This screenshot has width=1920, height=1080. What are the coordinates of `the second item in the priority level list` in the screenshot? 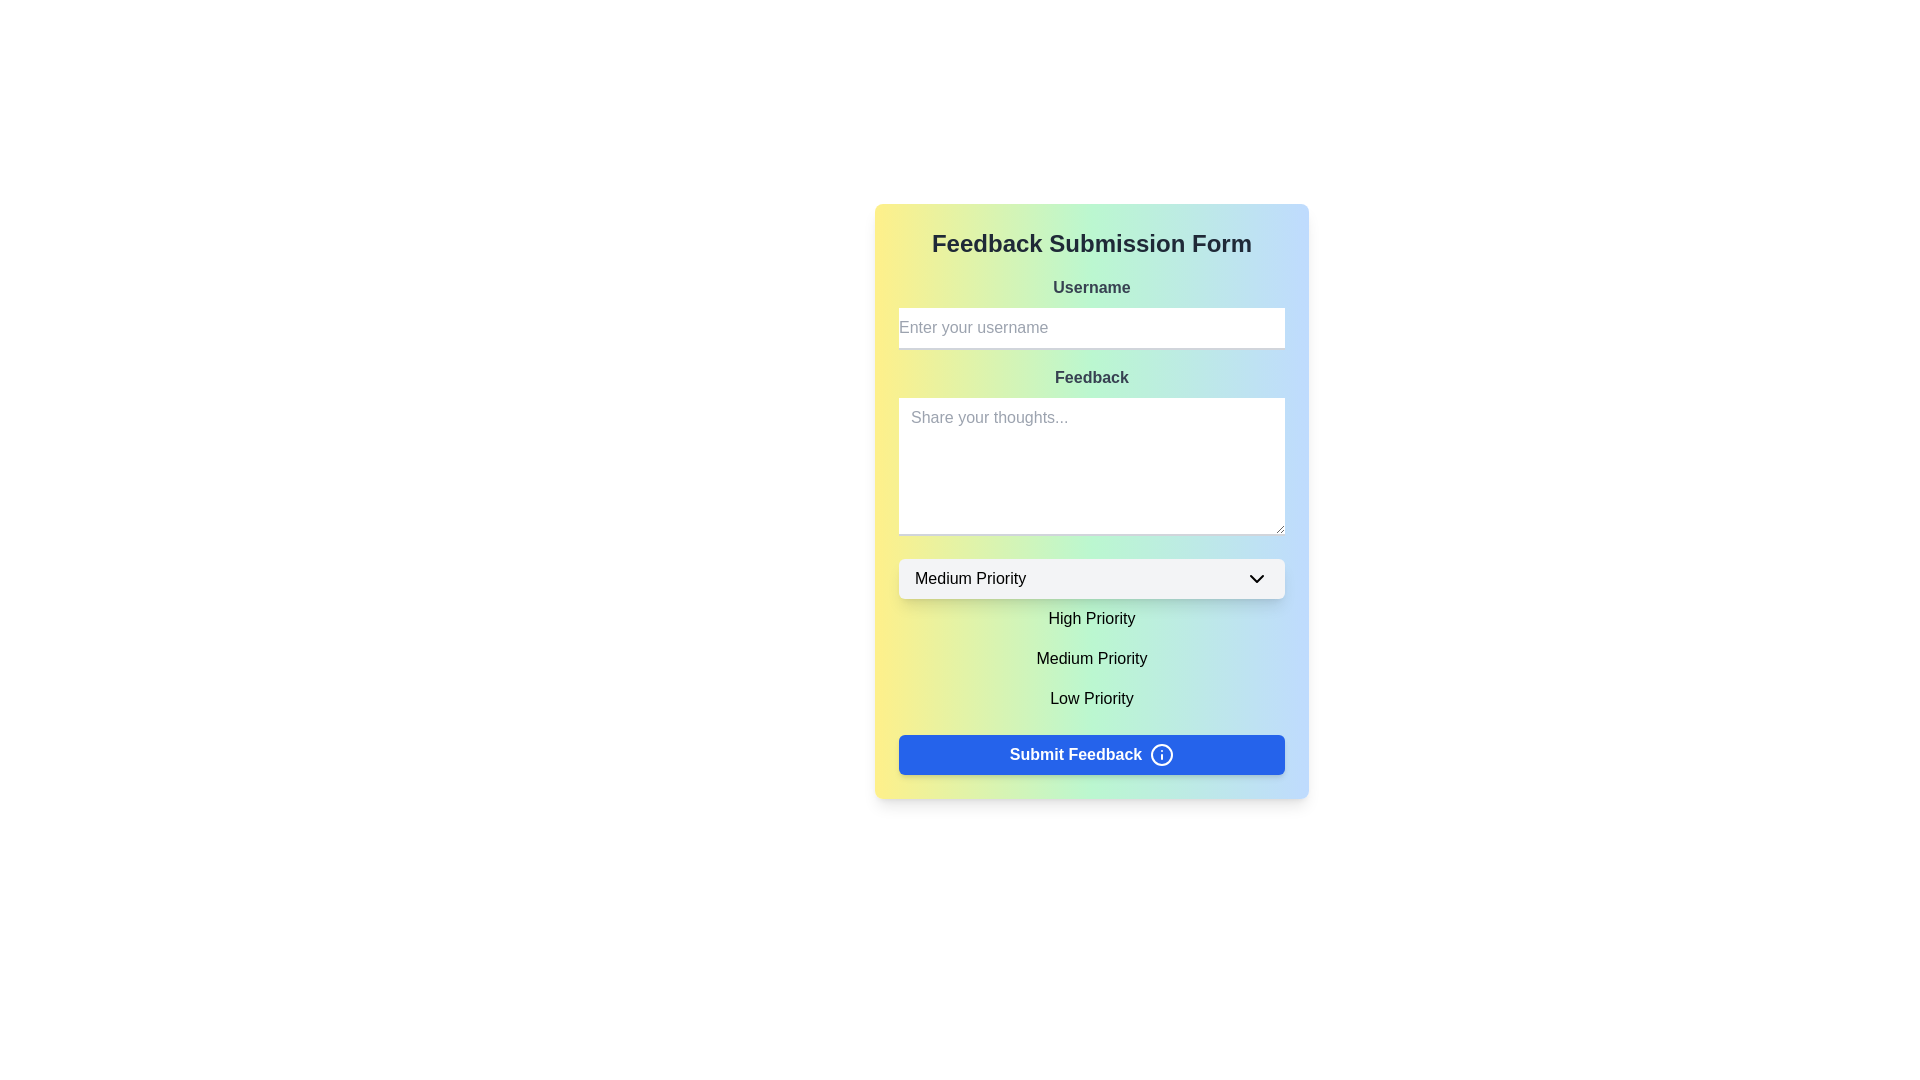 It's located at (1090, 659).